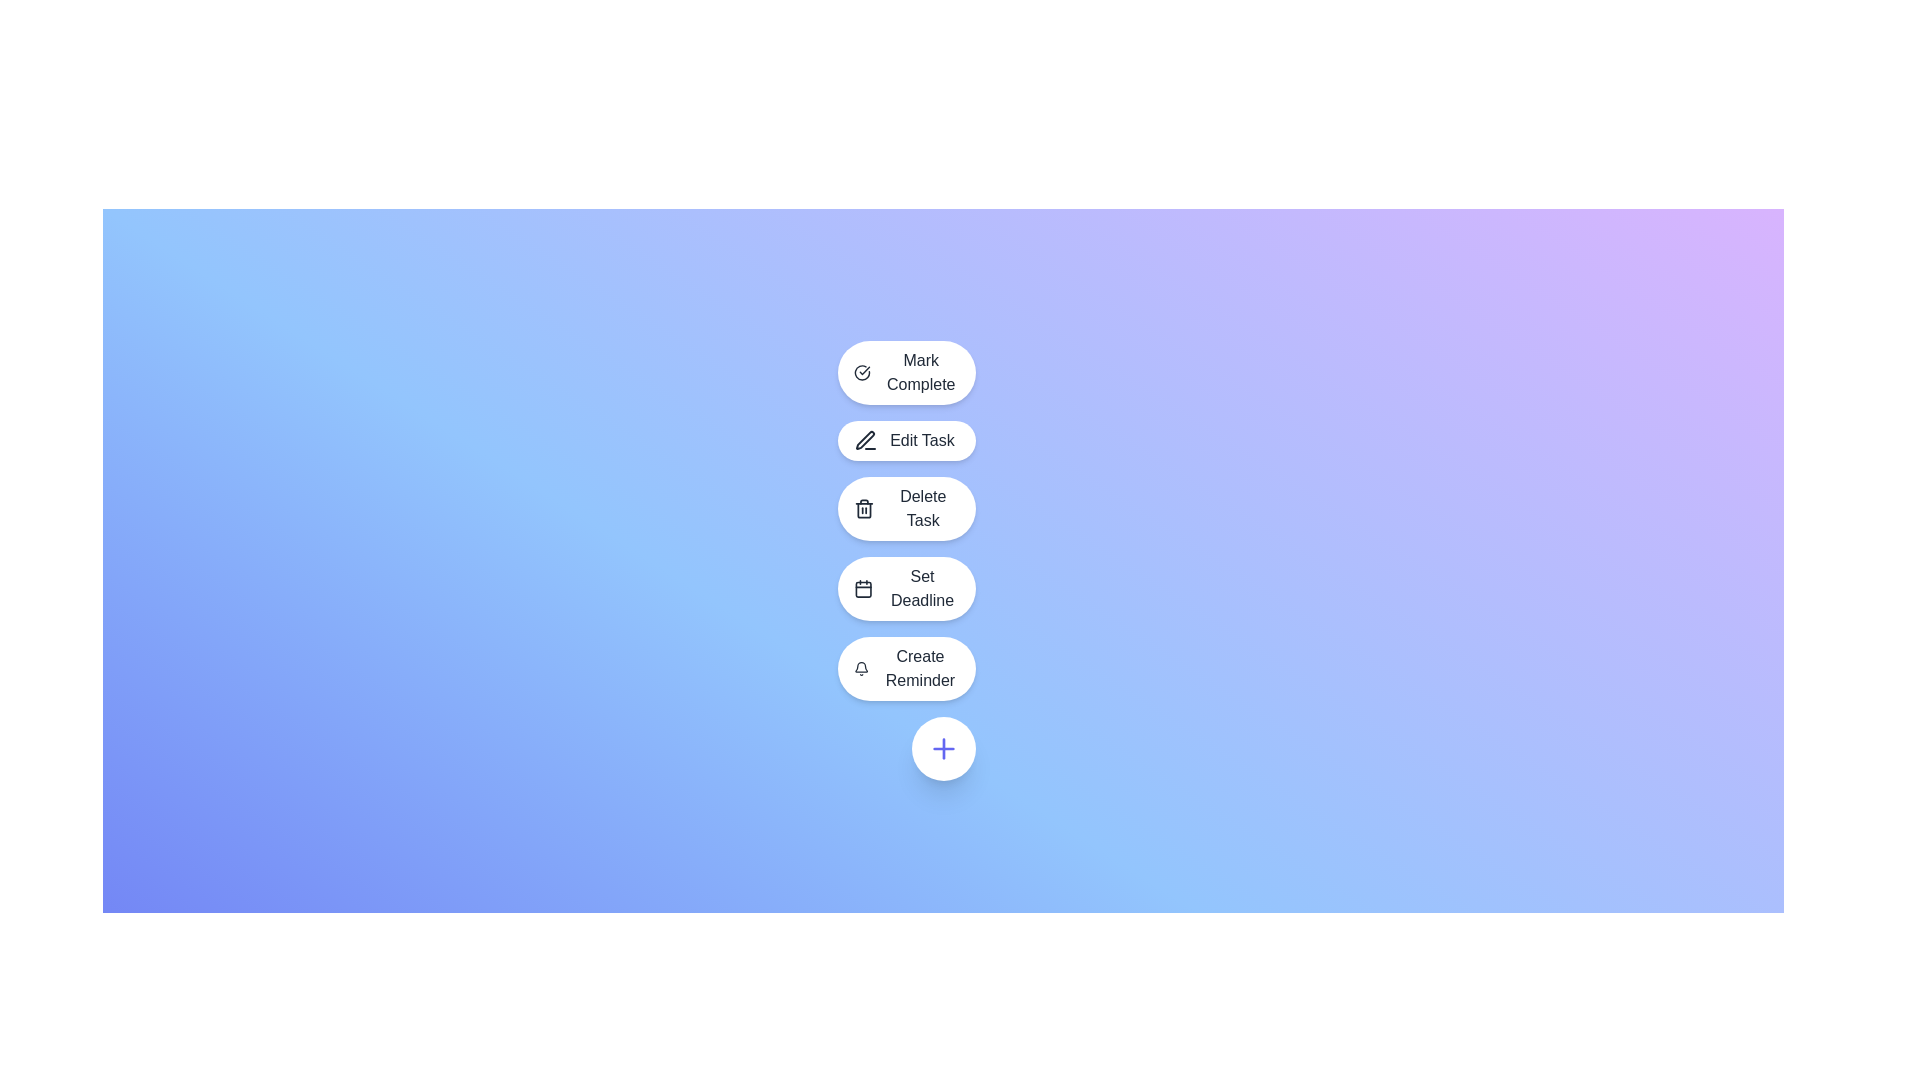 The width and height of the screenshot is (1920, 1080). Describe the element at coordinates (861, 667) in the screenshot. I see `the notification bell icon, which is a stylized icon resembling a bell located to the right of the last item in a vertical stack of interactive buttons` at that location.